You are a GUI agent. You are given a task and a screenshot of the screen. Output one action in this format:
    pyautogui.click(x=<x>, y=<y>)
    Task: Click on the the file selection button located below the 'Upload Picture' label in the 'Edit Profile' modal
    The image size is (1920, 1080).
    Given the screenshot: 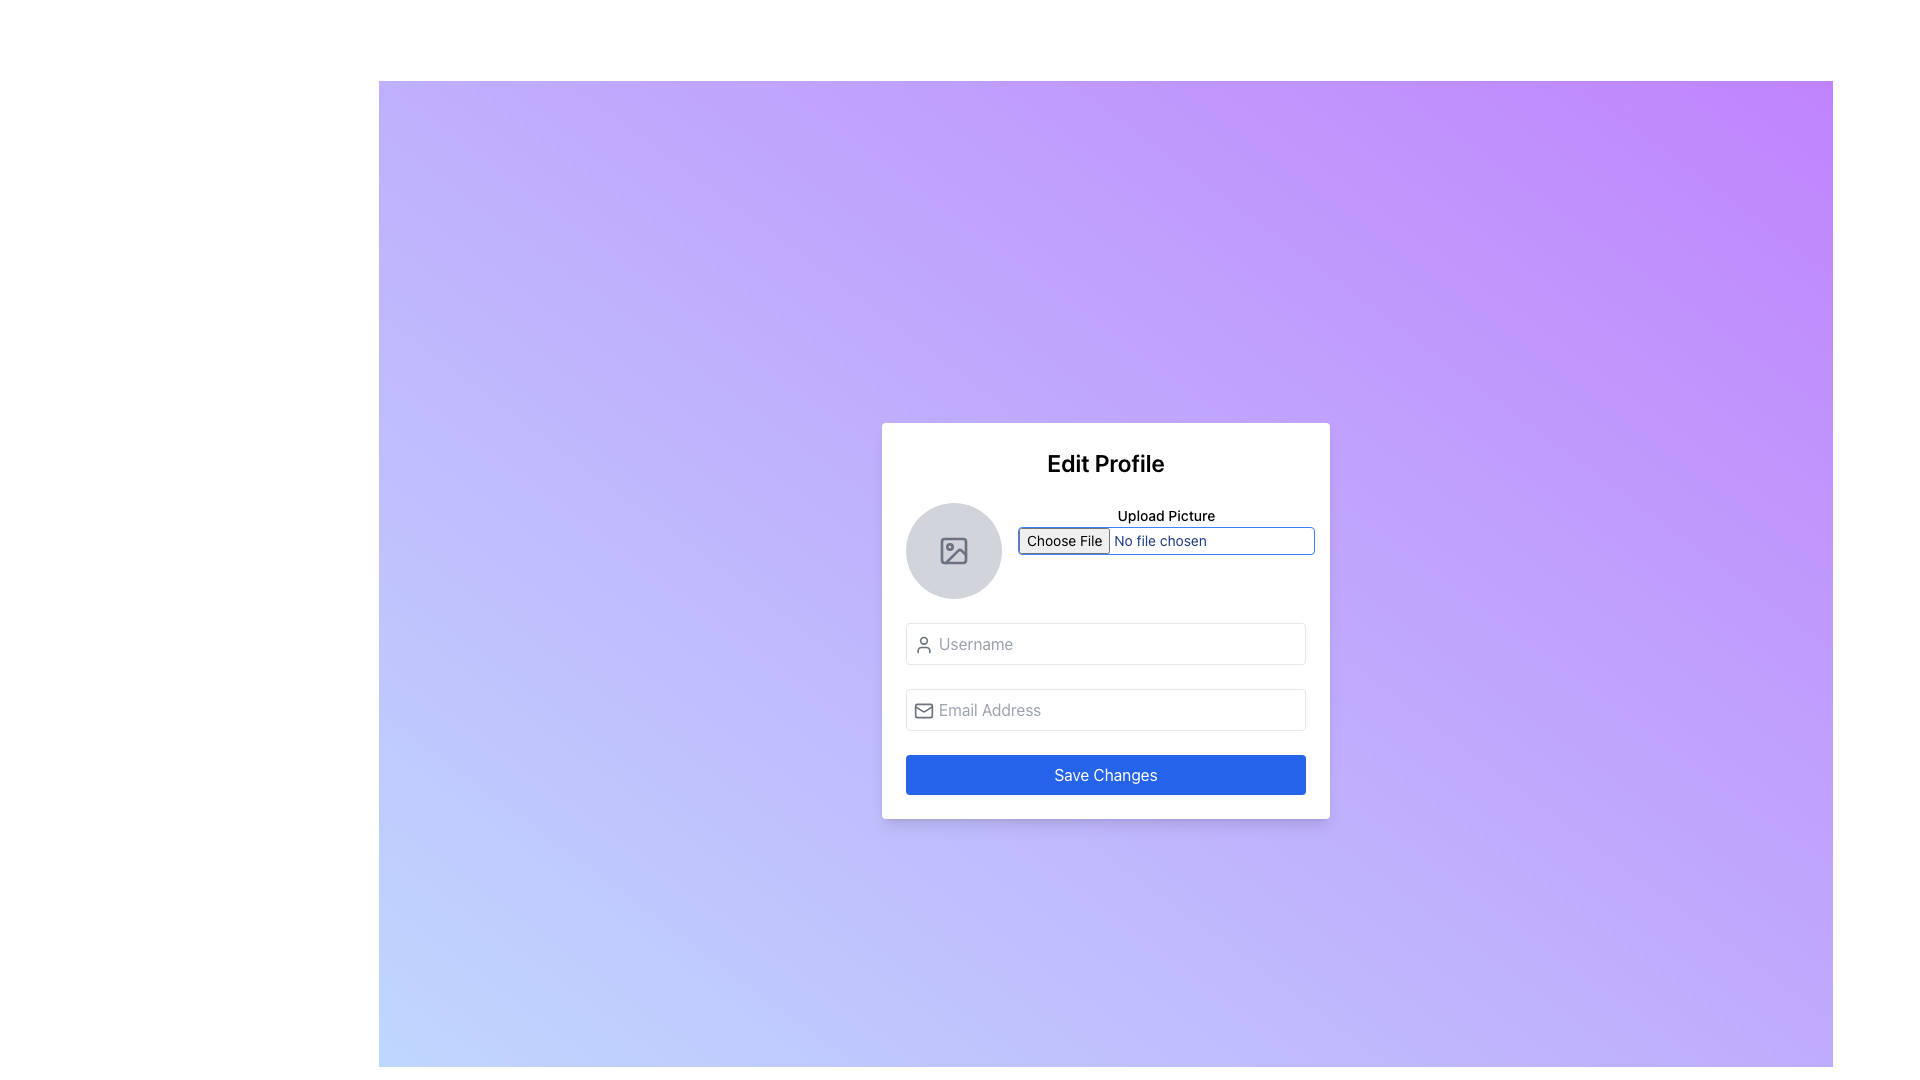 What is the action you would take?
    pyautogui.click(x=1166, y=540)
    